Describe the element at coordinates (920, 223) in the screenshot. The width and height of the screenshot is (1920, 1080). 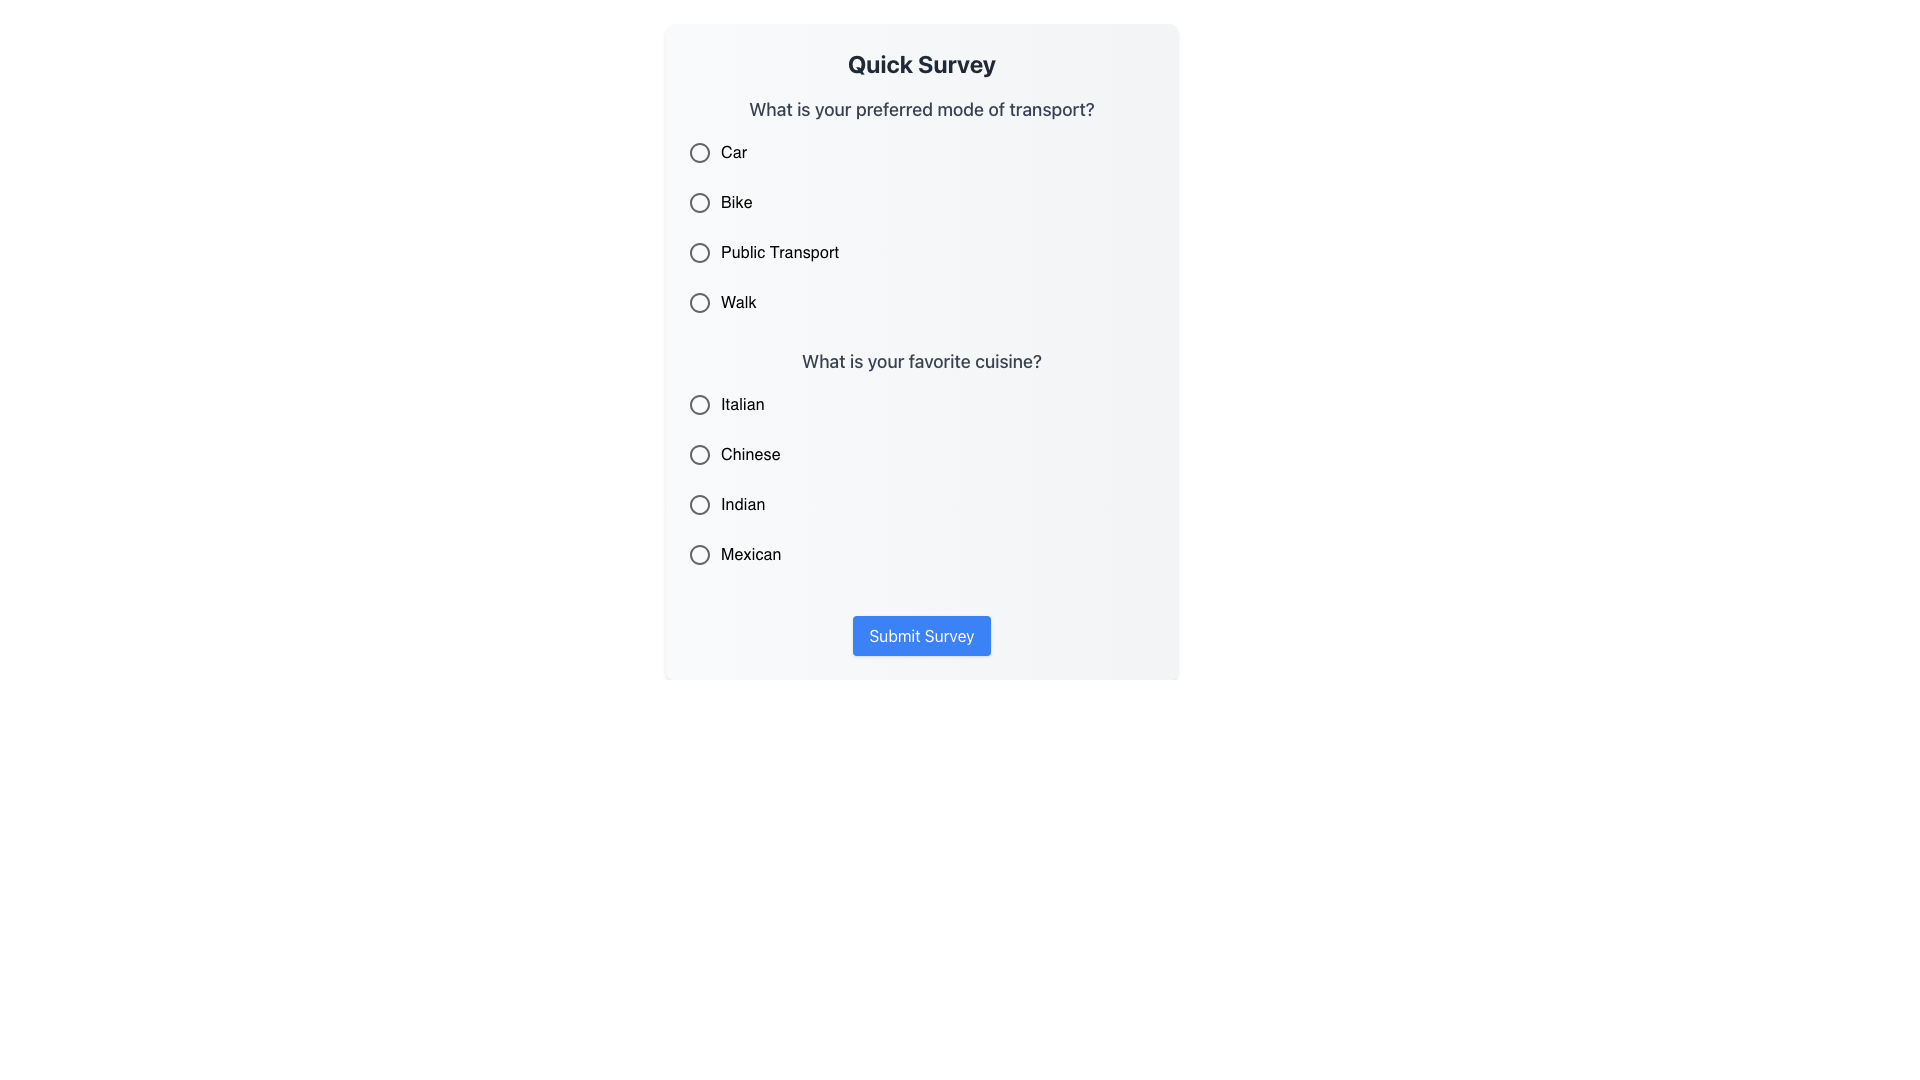
I see `the radio button in the transport selection group` at that location.